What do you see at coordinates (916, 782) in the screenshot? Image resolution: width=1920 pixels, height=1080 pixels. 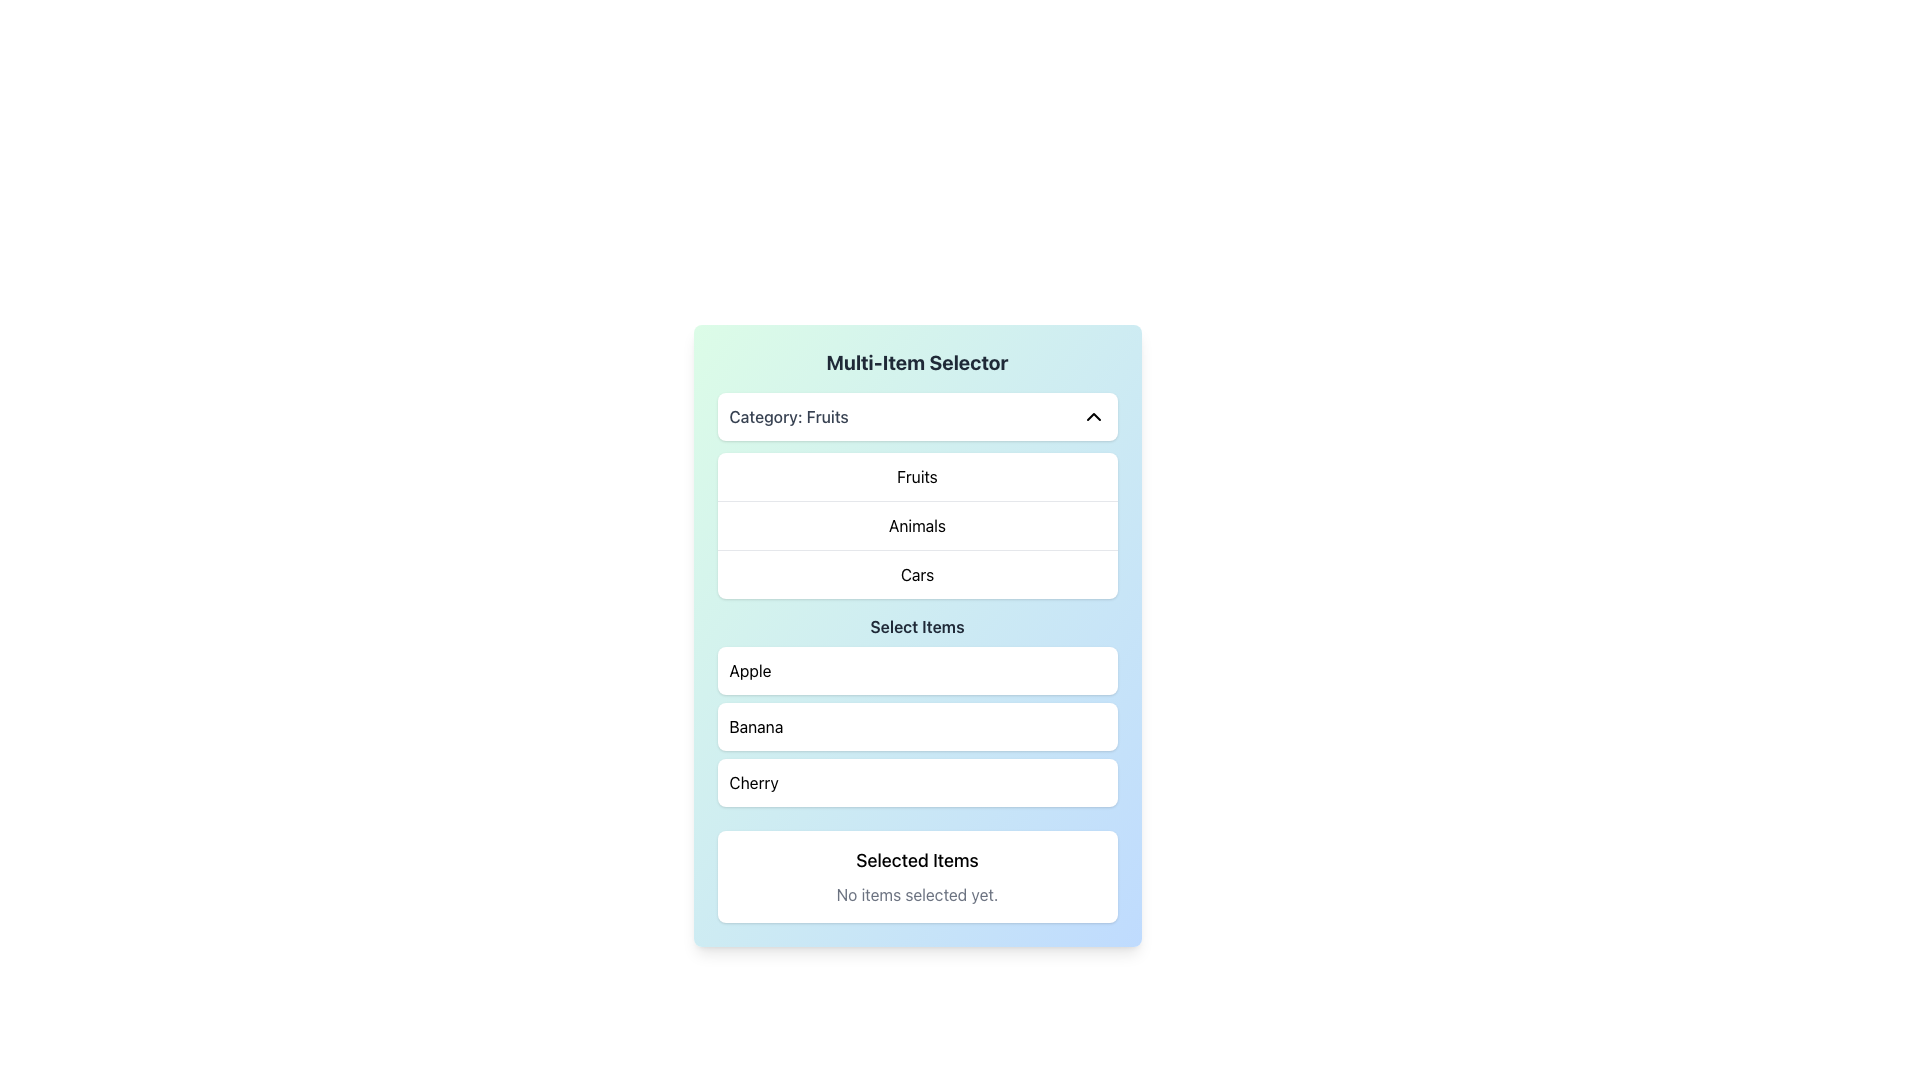 I see `the 'Cherry' option within the 'Select Items' list` at bounding box center [916, 782].